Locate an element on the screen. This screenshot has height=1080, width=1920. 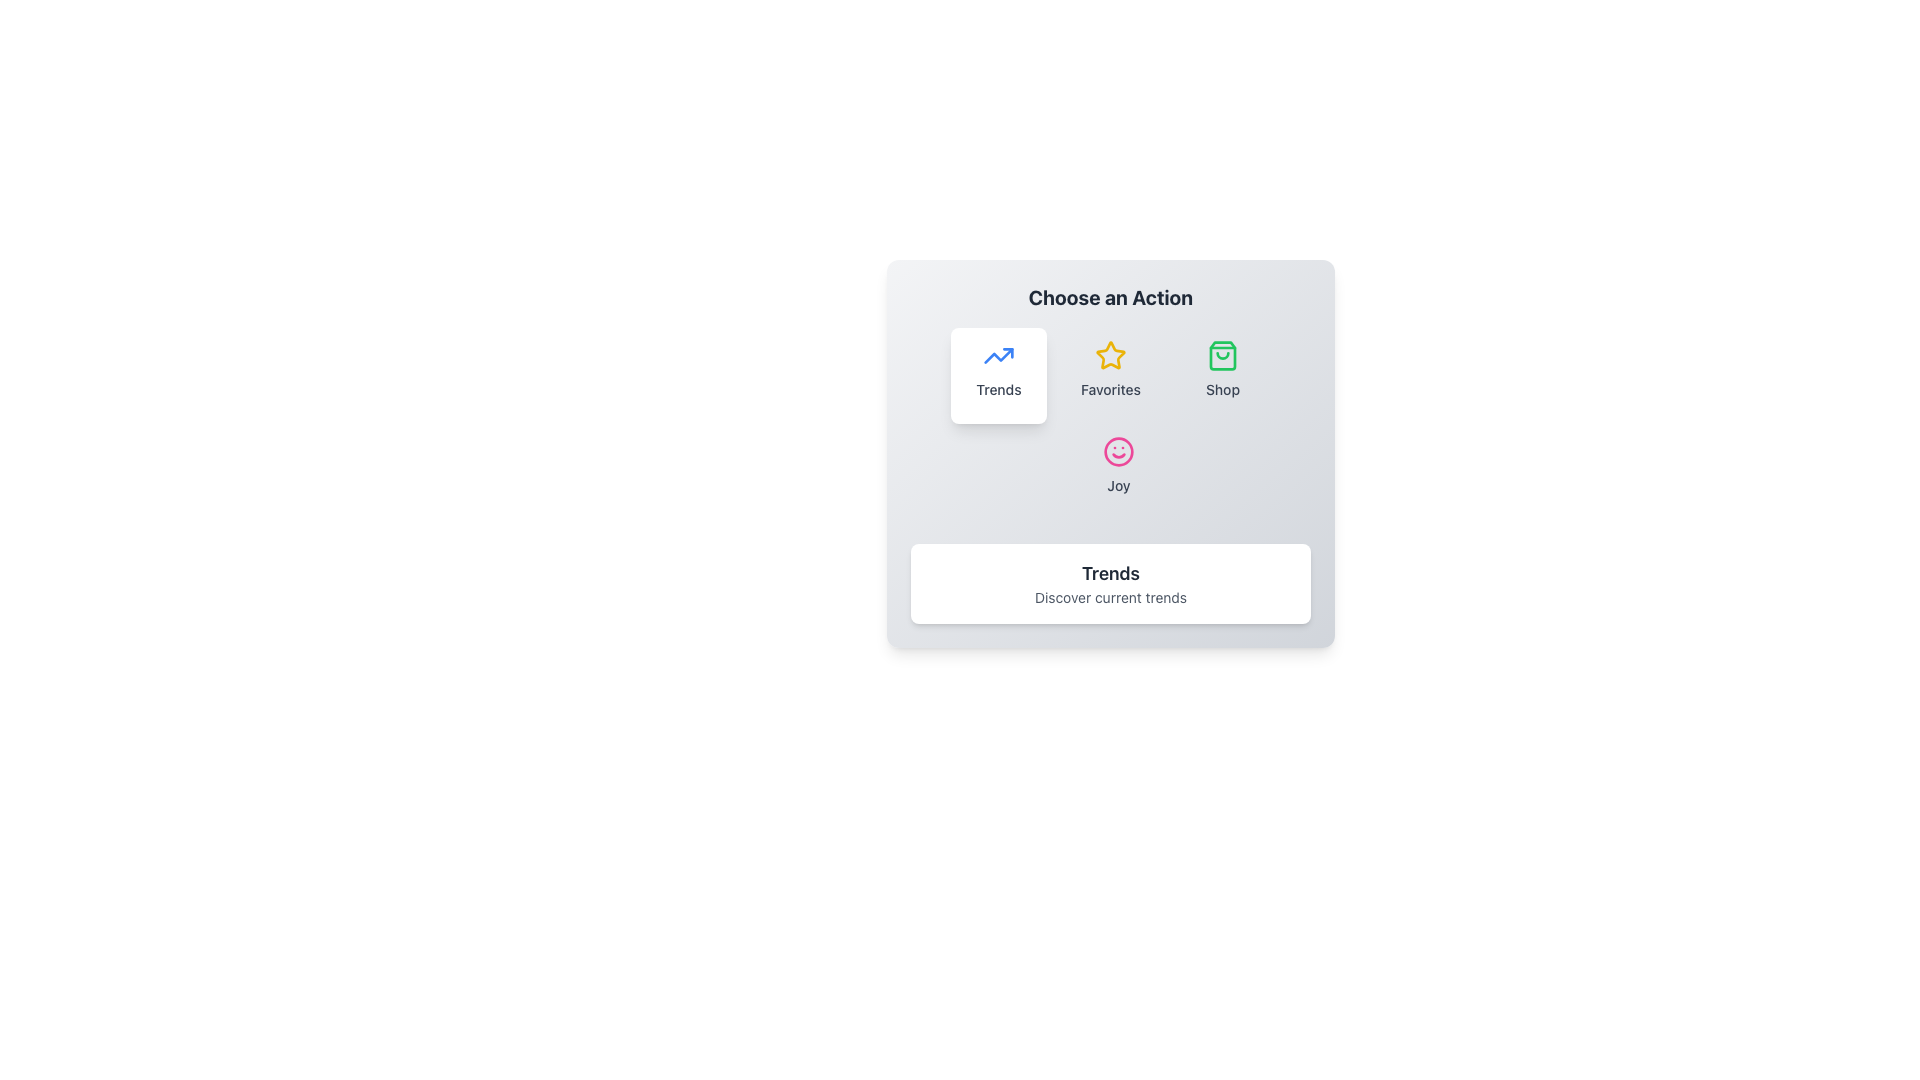
the blue upwards trending arrow icon above the word 'Trends' is located at coordinates (998, 375).